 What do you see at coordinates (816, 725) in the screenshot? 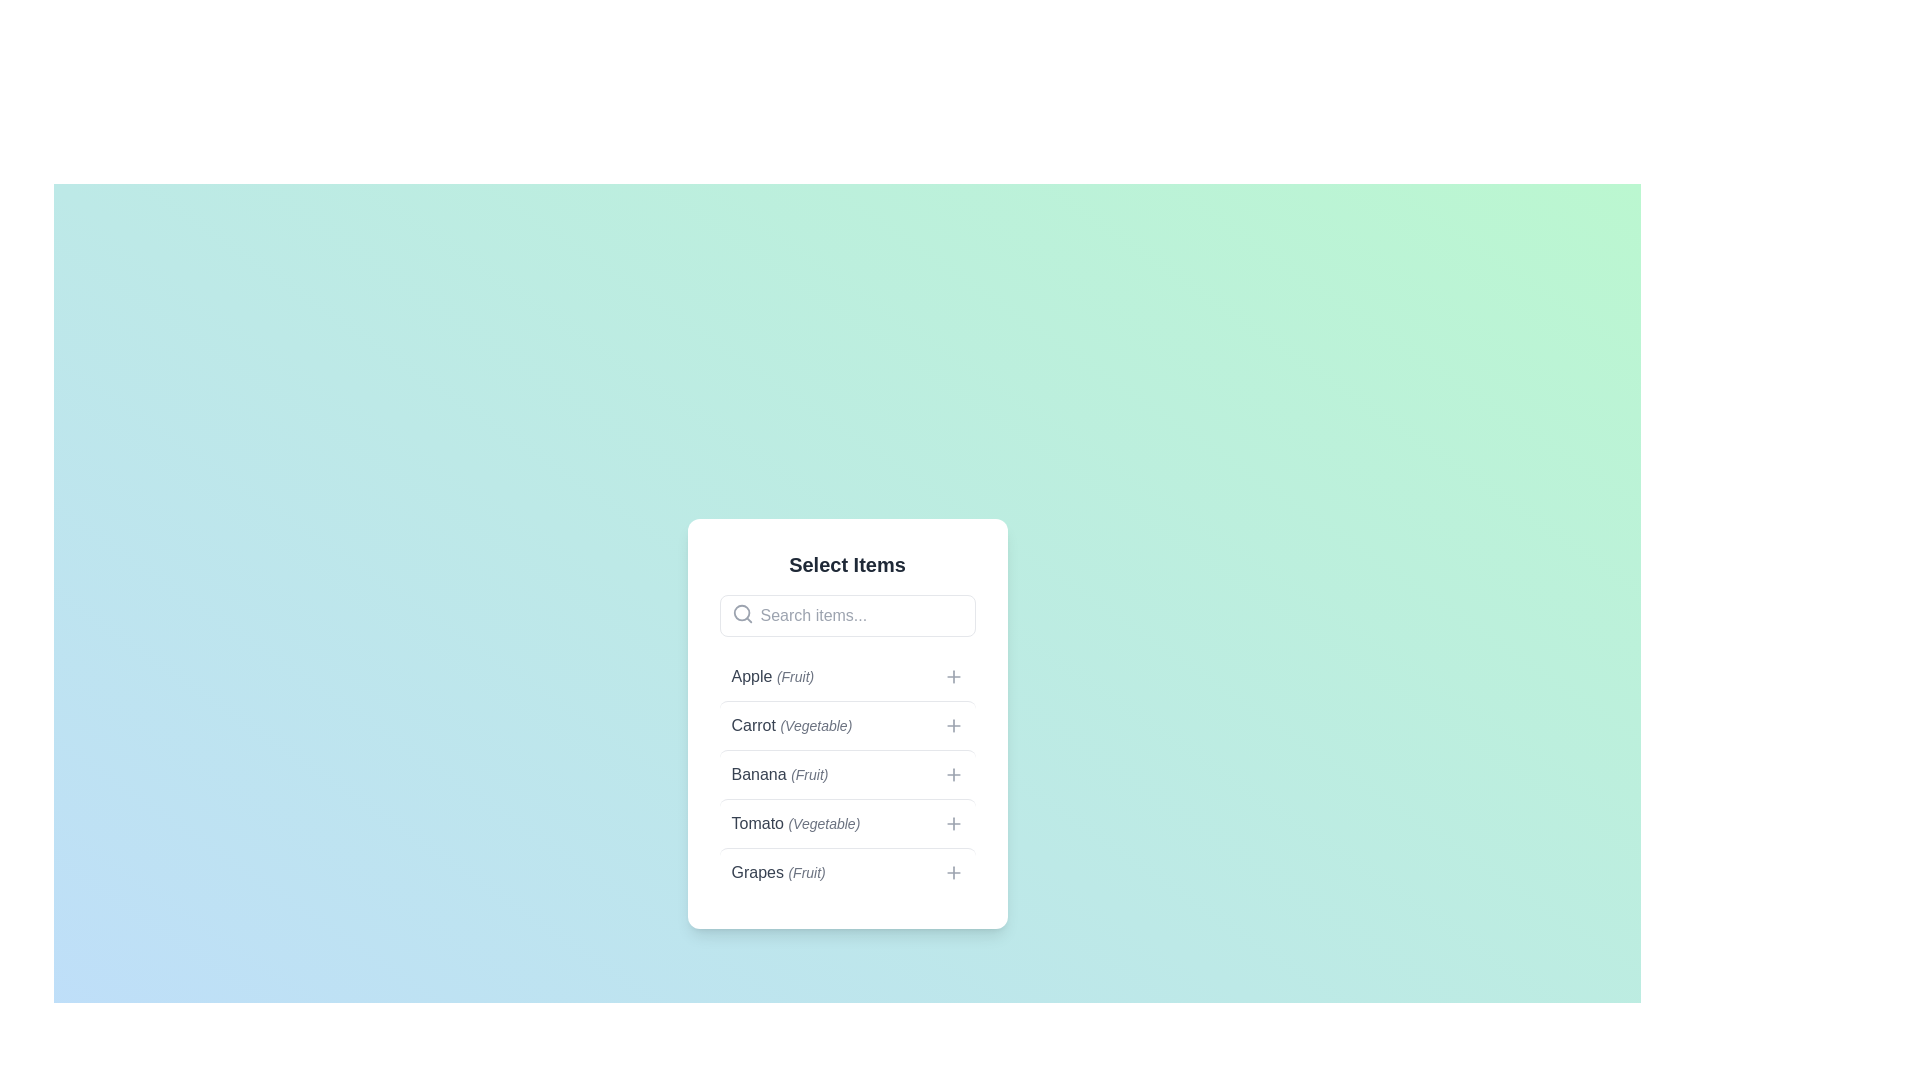
I see `the text label that indicates 'Carrot' belongs to the 'Vegetable' category, positioned within the list item labeled 'Carrot (Vegetable)'` at bounding box center [816, 725].